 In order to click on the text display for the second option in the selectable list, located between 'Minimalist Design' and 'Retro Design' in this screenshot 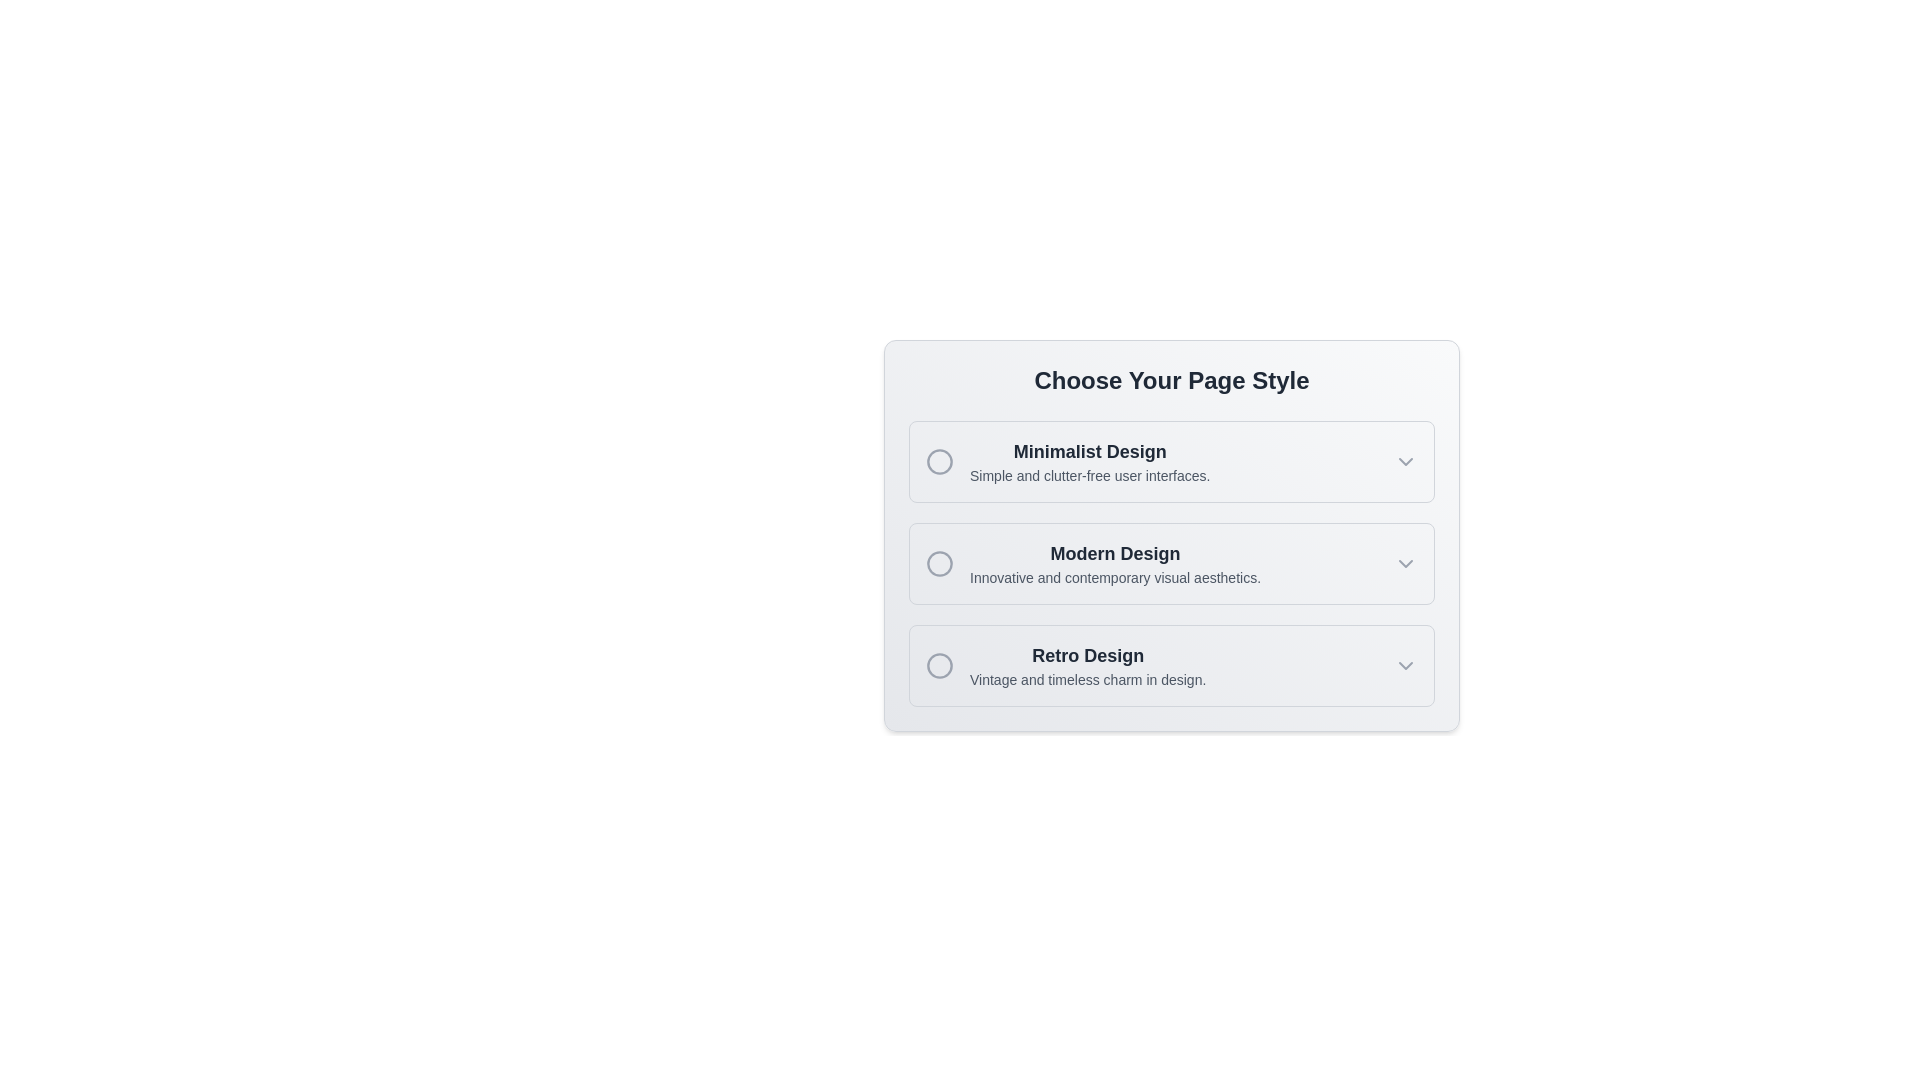, I will do `click(1114, 563)`.